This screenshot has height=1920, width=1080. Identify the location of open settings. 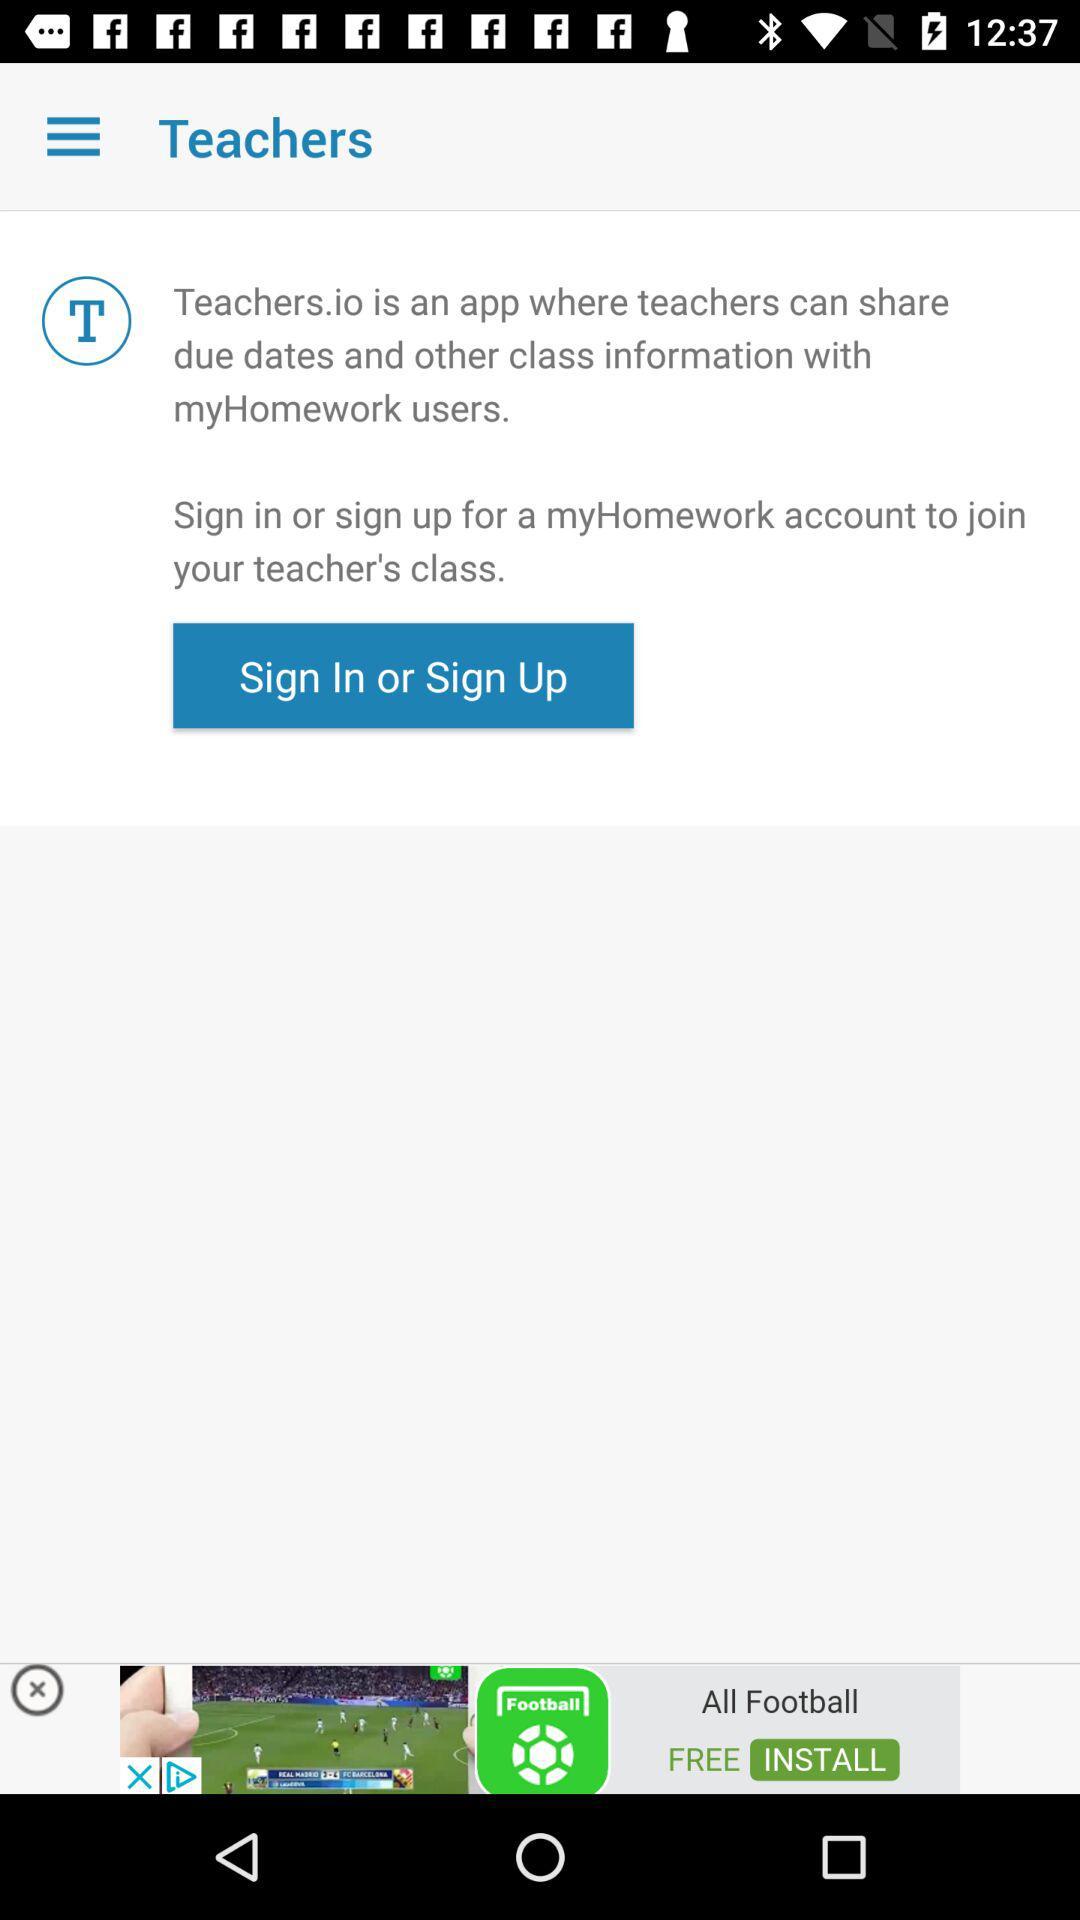
(72, 135).